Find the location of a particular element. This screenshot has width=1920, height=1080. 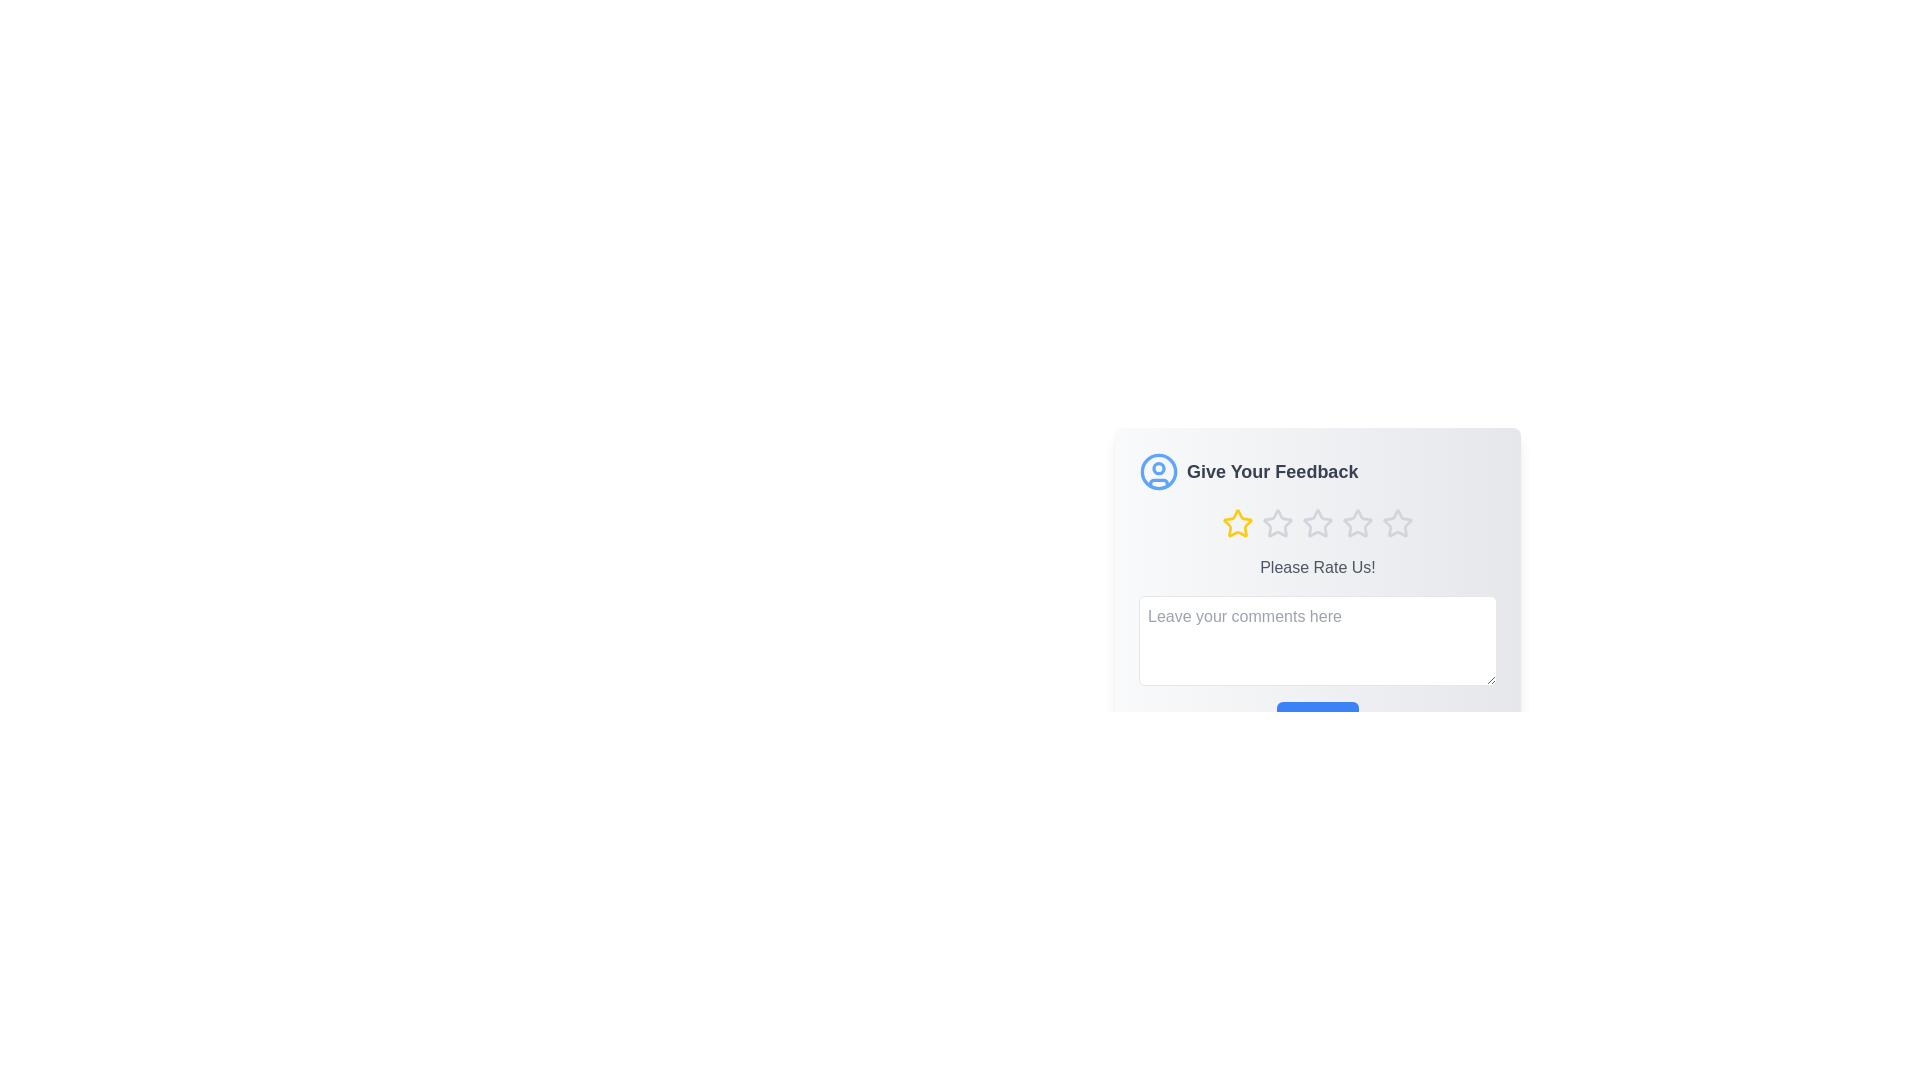

the third star in the rating set below the 'Give Your Feedback' header is located at coordinates (1318, 523).